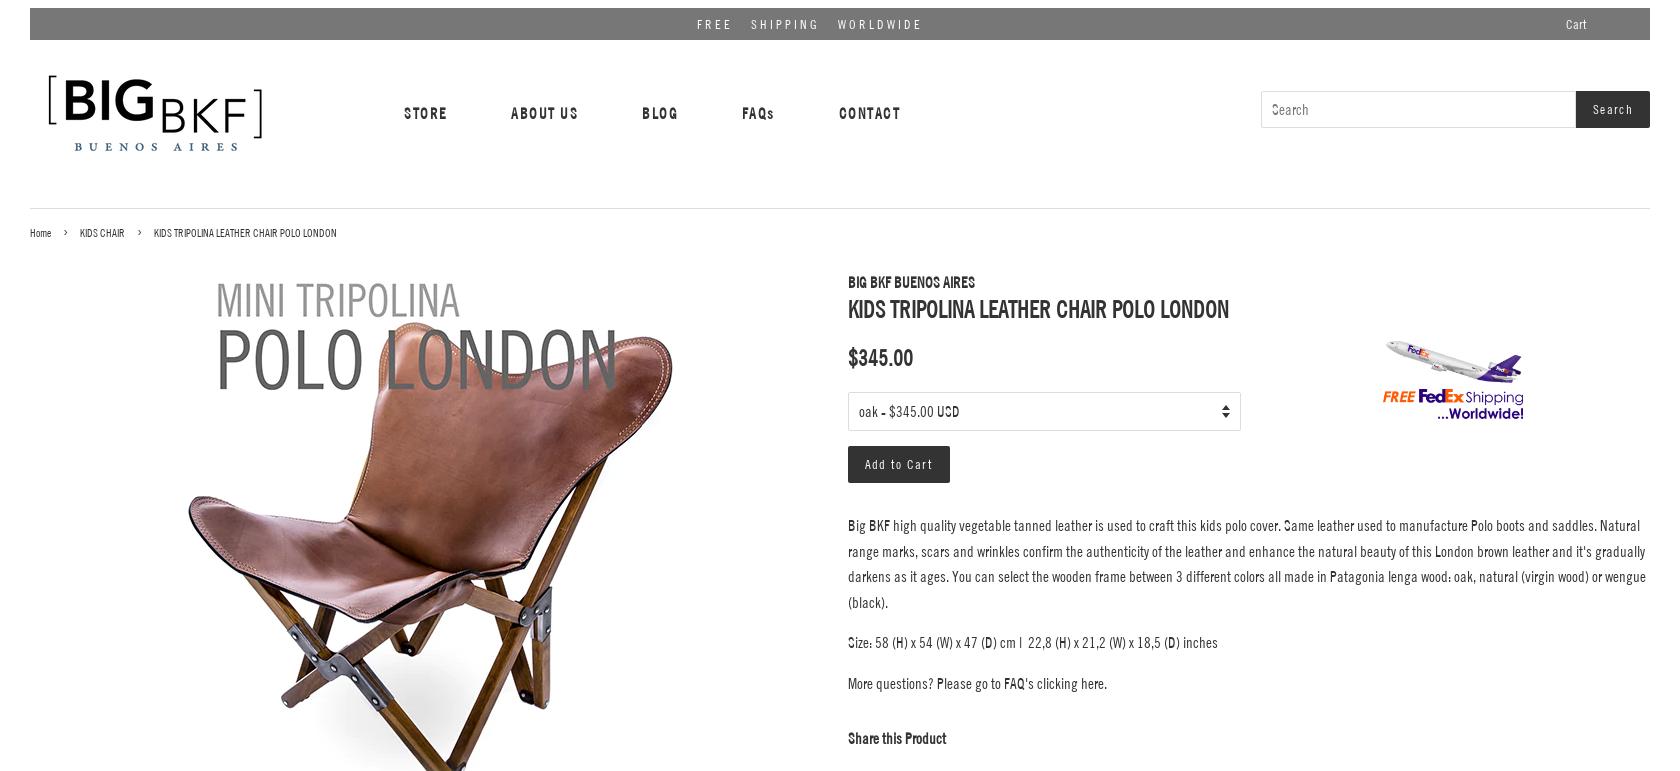  I want to click on 'CONTACT', so click(869, 111).